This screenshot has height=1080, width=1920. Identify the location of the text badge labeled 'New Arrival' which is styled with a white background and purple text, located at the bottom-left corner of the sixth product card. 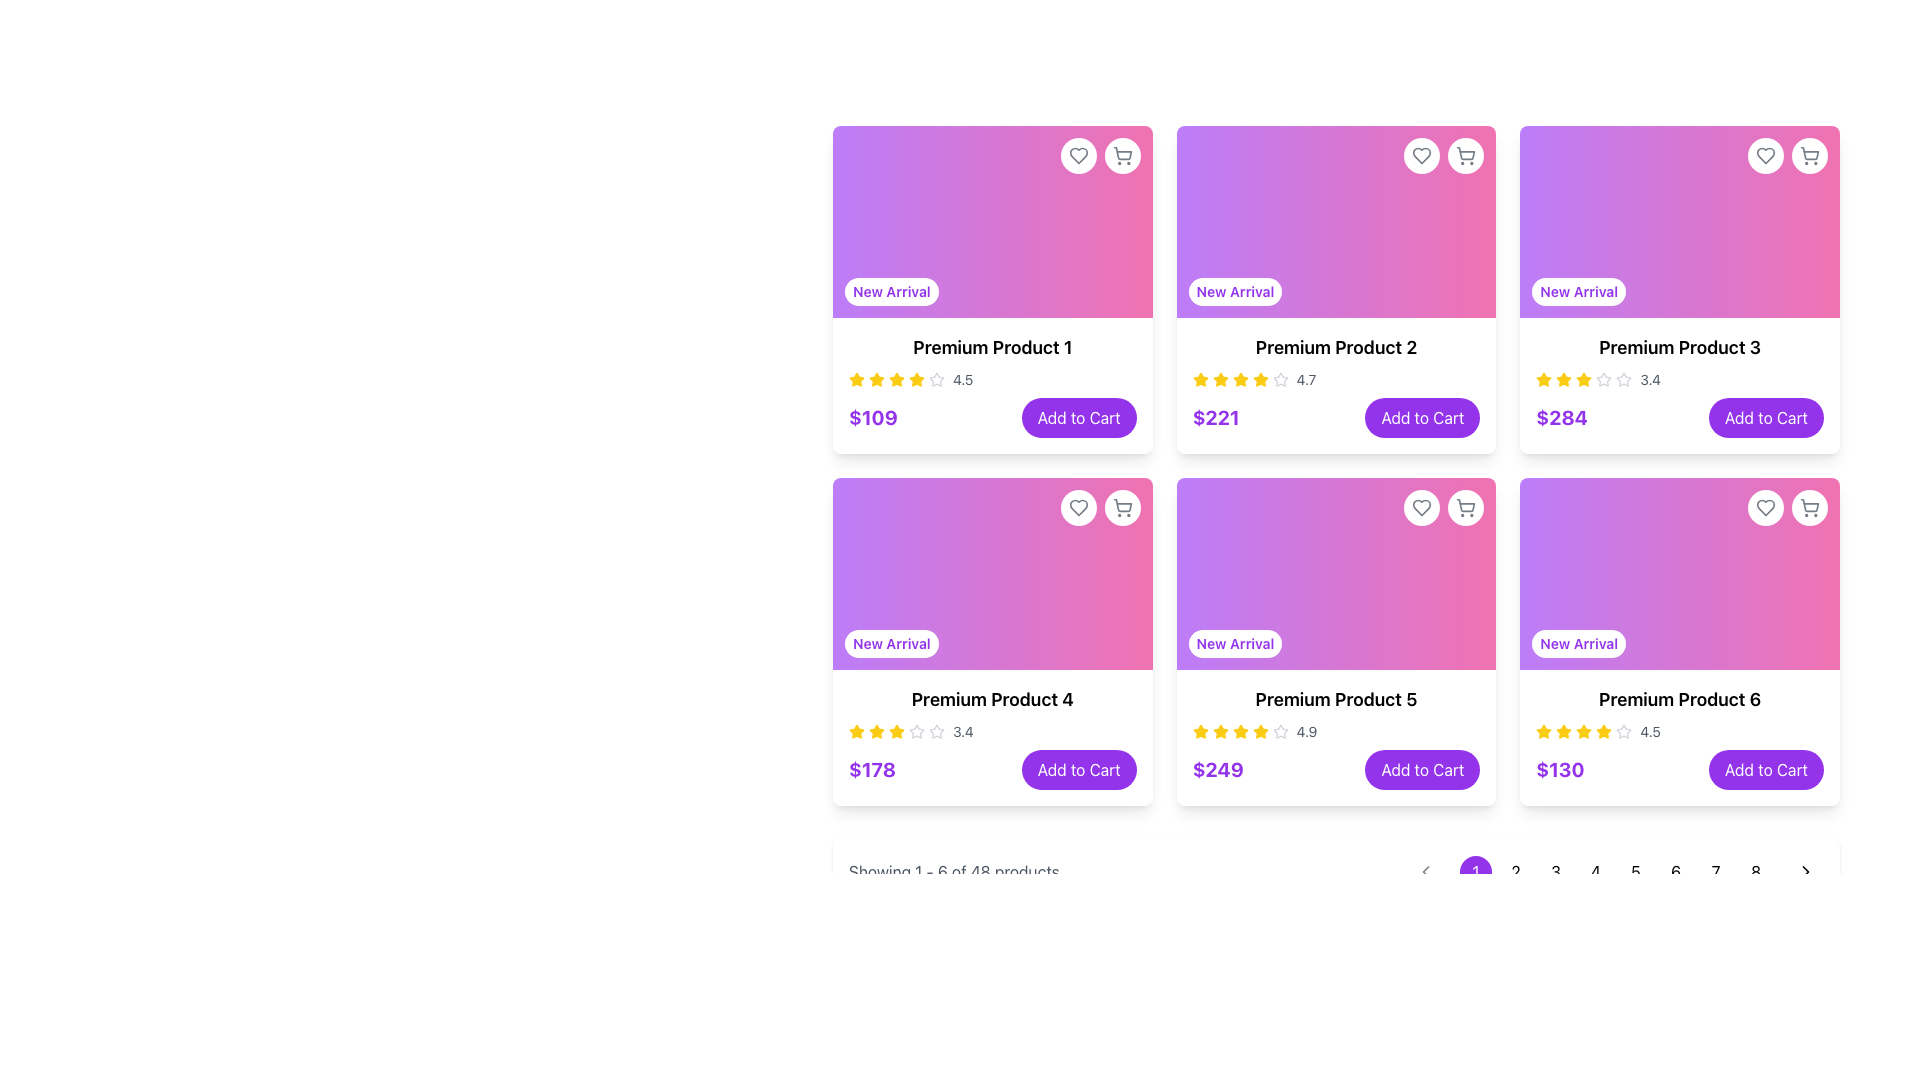
(1578, 644).